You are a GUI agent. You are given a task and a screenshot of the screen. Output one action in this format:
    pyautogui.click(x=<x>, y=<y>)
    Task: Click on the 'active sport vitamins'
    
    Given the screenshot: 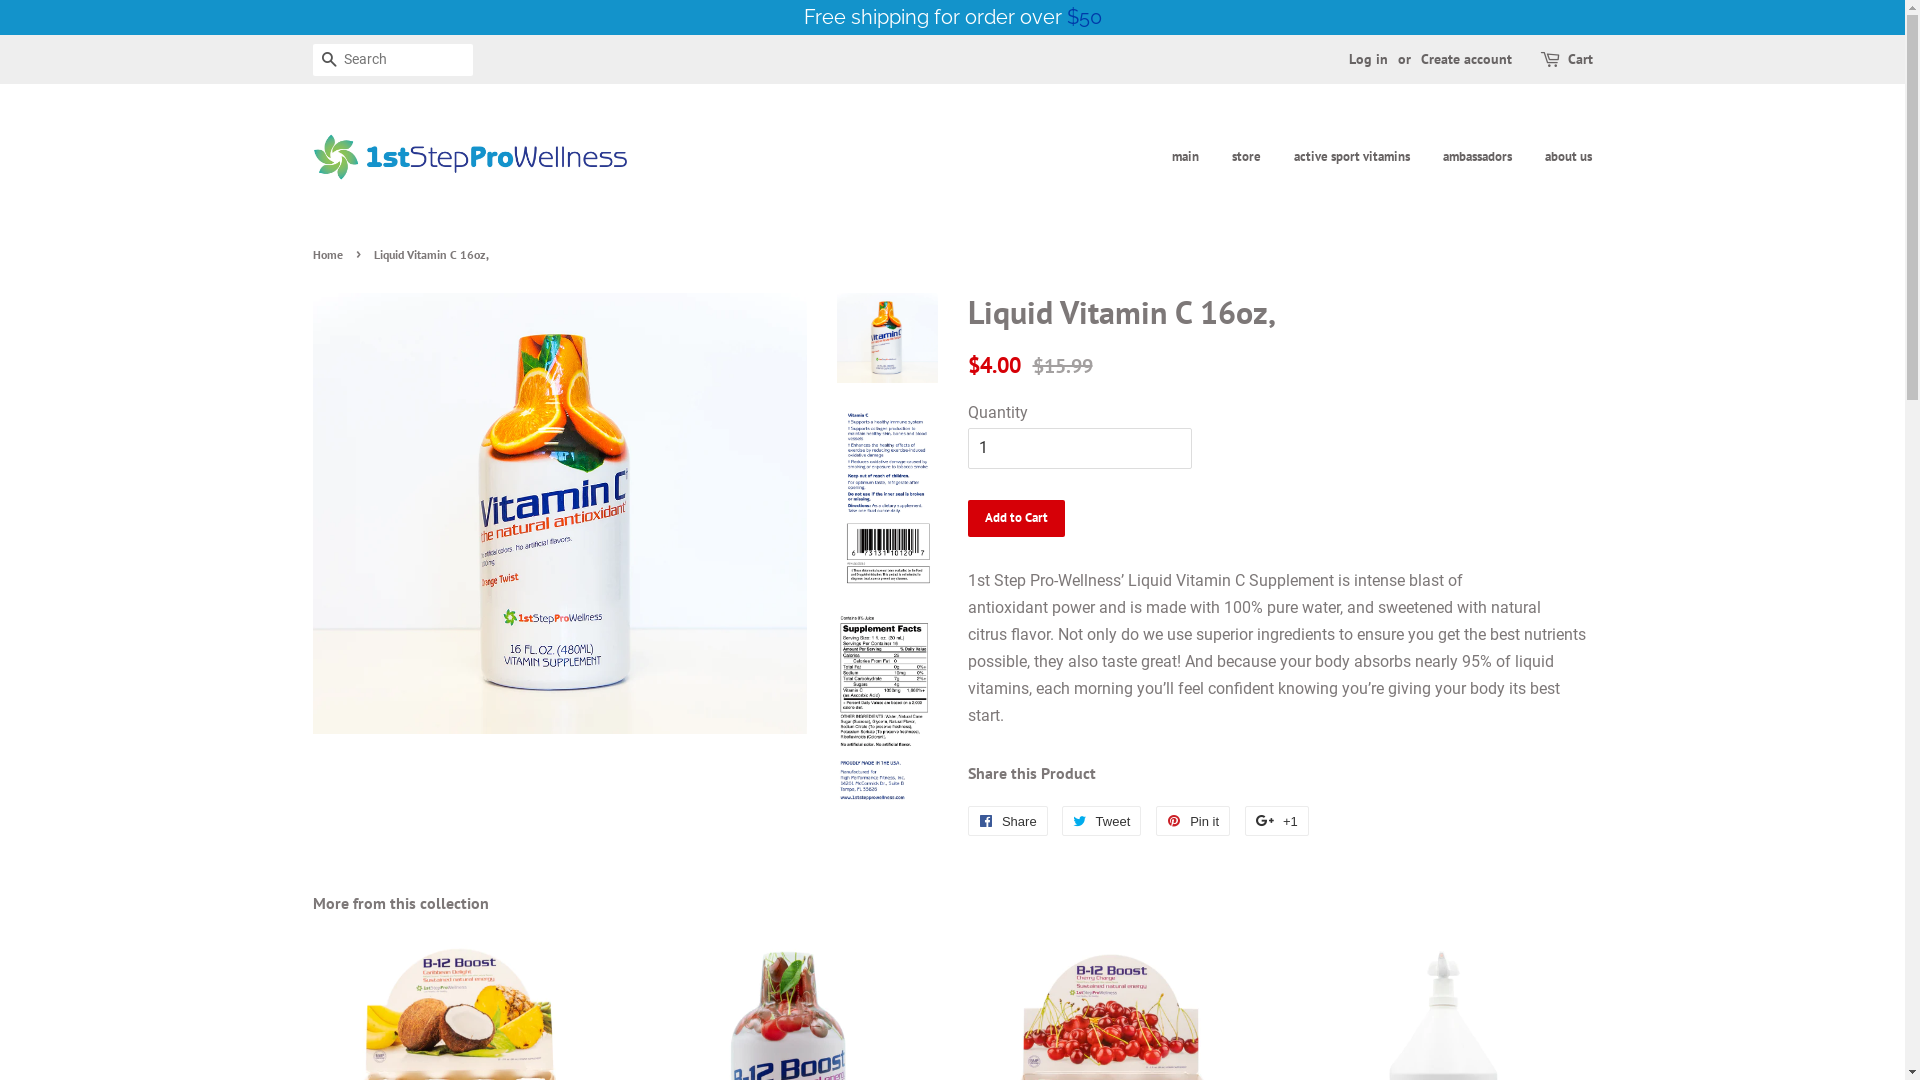 What is the action you would take?
    pyautogui.click(x=1352, y=156)
    